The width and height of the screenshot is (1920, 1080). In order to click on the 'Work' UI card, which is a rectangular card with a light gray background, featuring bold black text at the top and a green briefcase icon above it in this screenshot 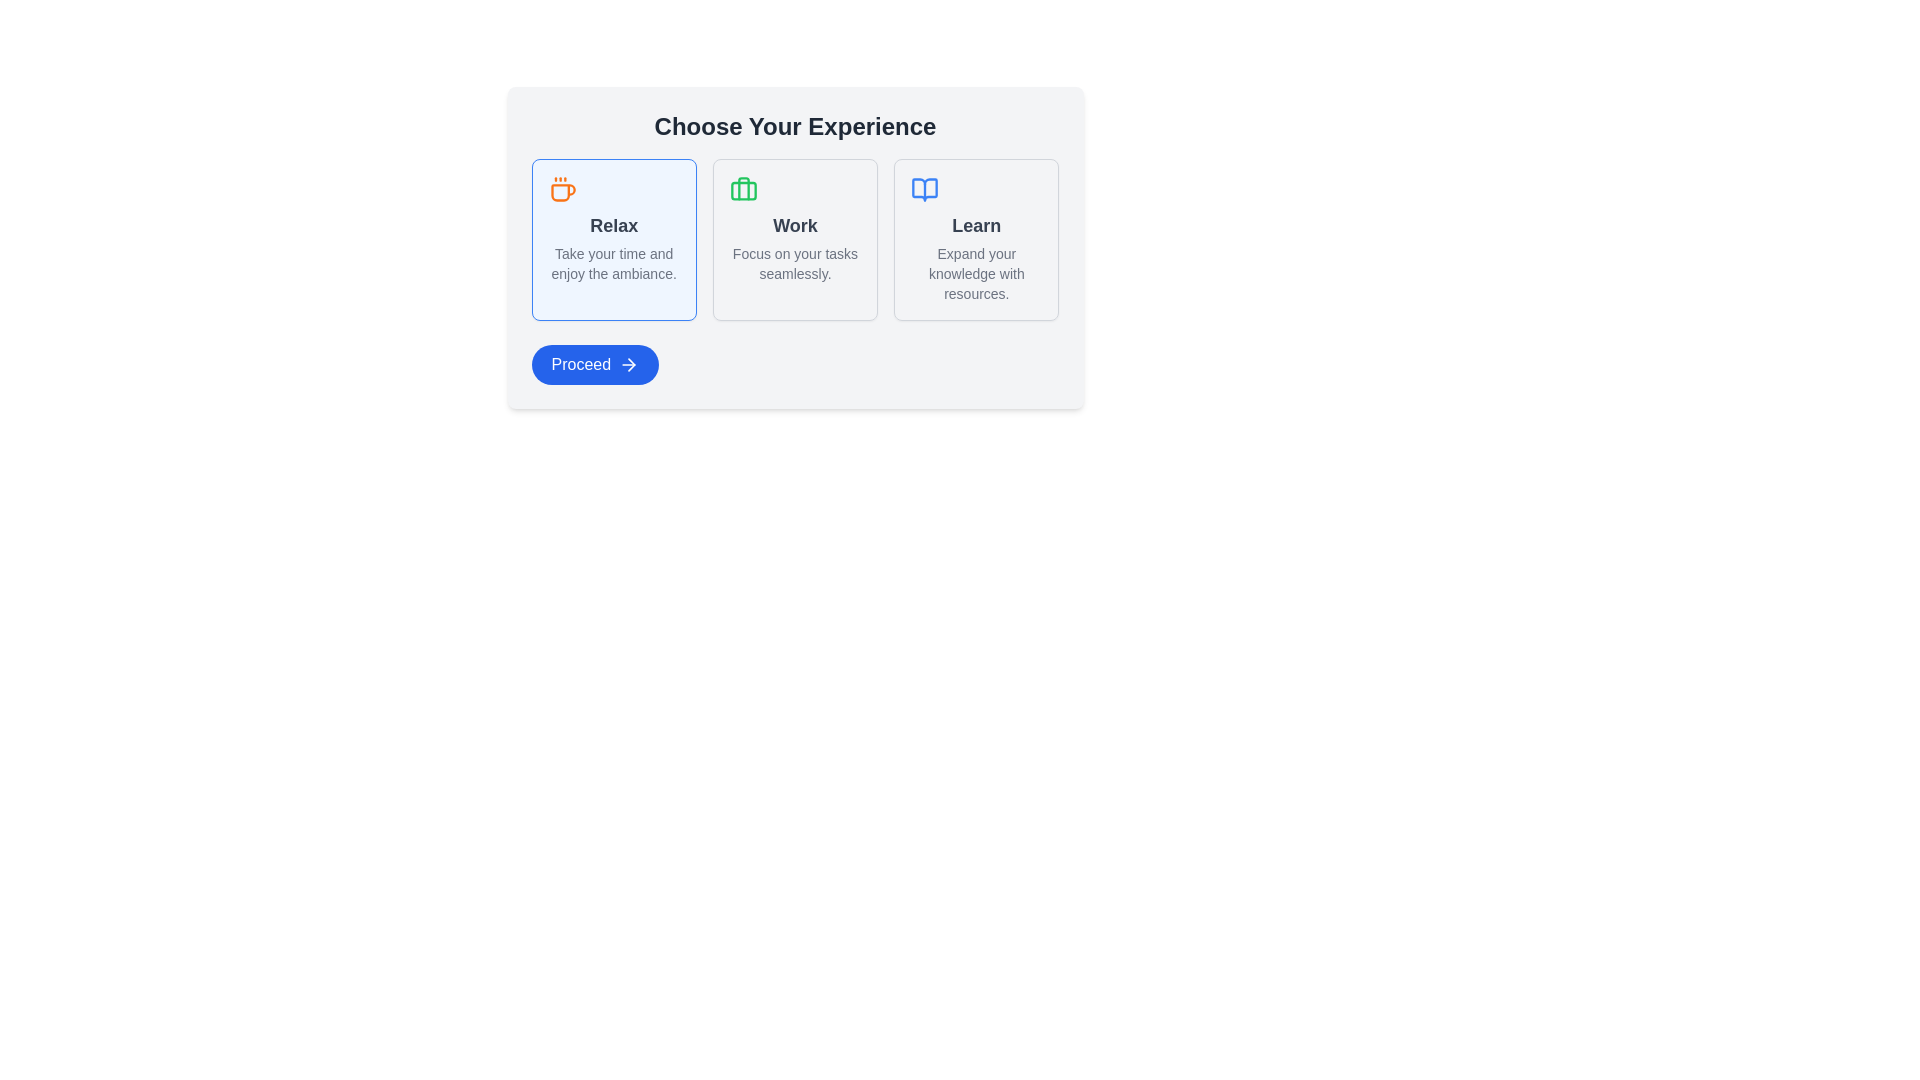, I will do `click(794, 246)`.